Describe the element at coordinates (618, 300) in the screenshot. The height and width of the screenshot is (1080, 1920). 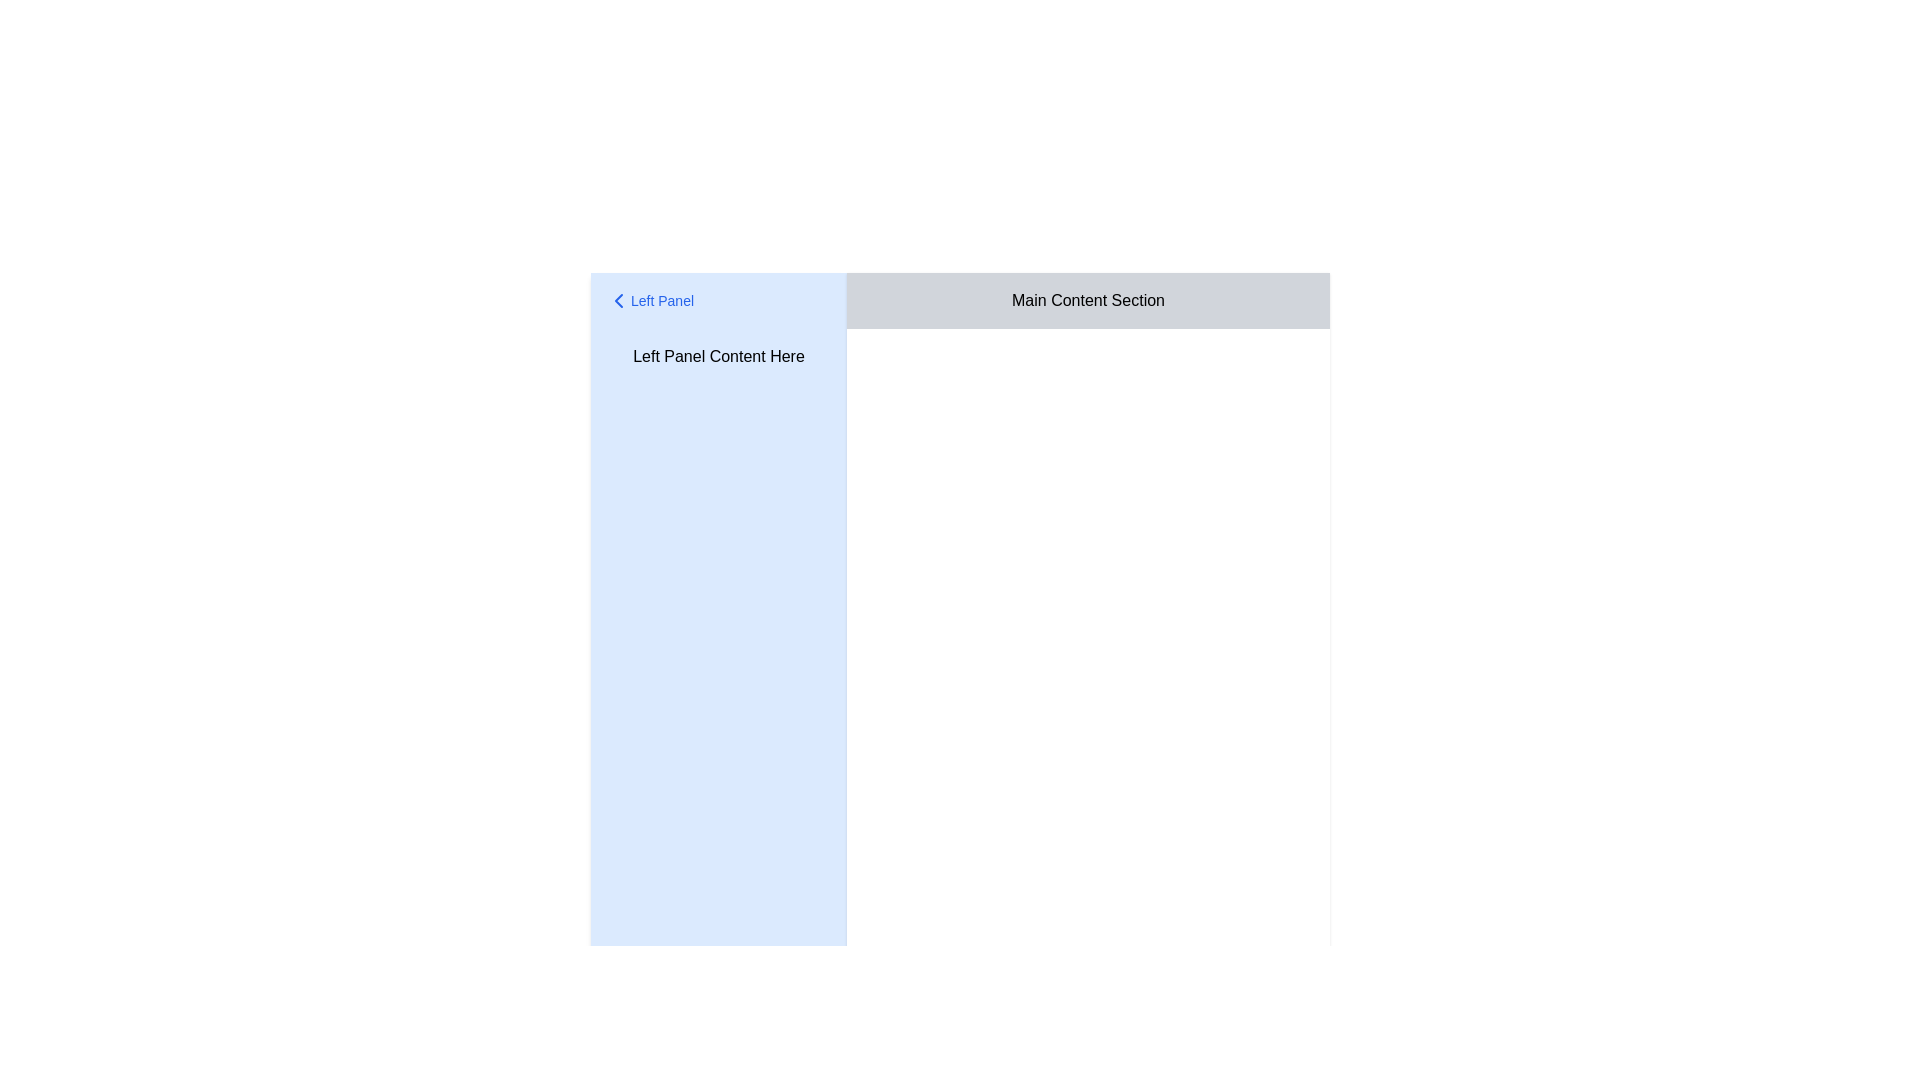
I see `the navigational icon located to the left of the 'Left Panel' label` at that location.